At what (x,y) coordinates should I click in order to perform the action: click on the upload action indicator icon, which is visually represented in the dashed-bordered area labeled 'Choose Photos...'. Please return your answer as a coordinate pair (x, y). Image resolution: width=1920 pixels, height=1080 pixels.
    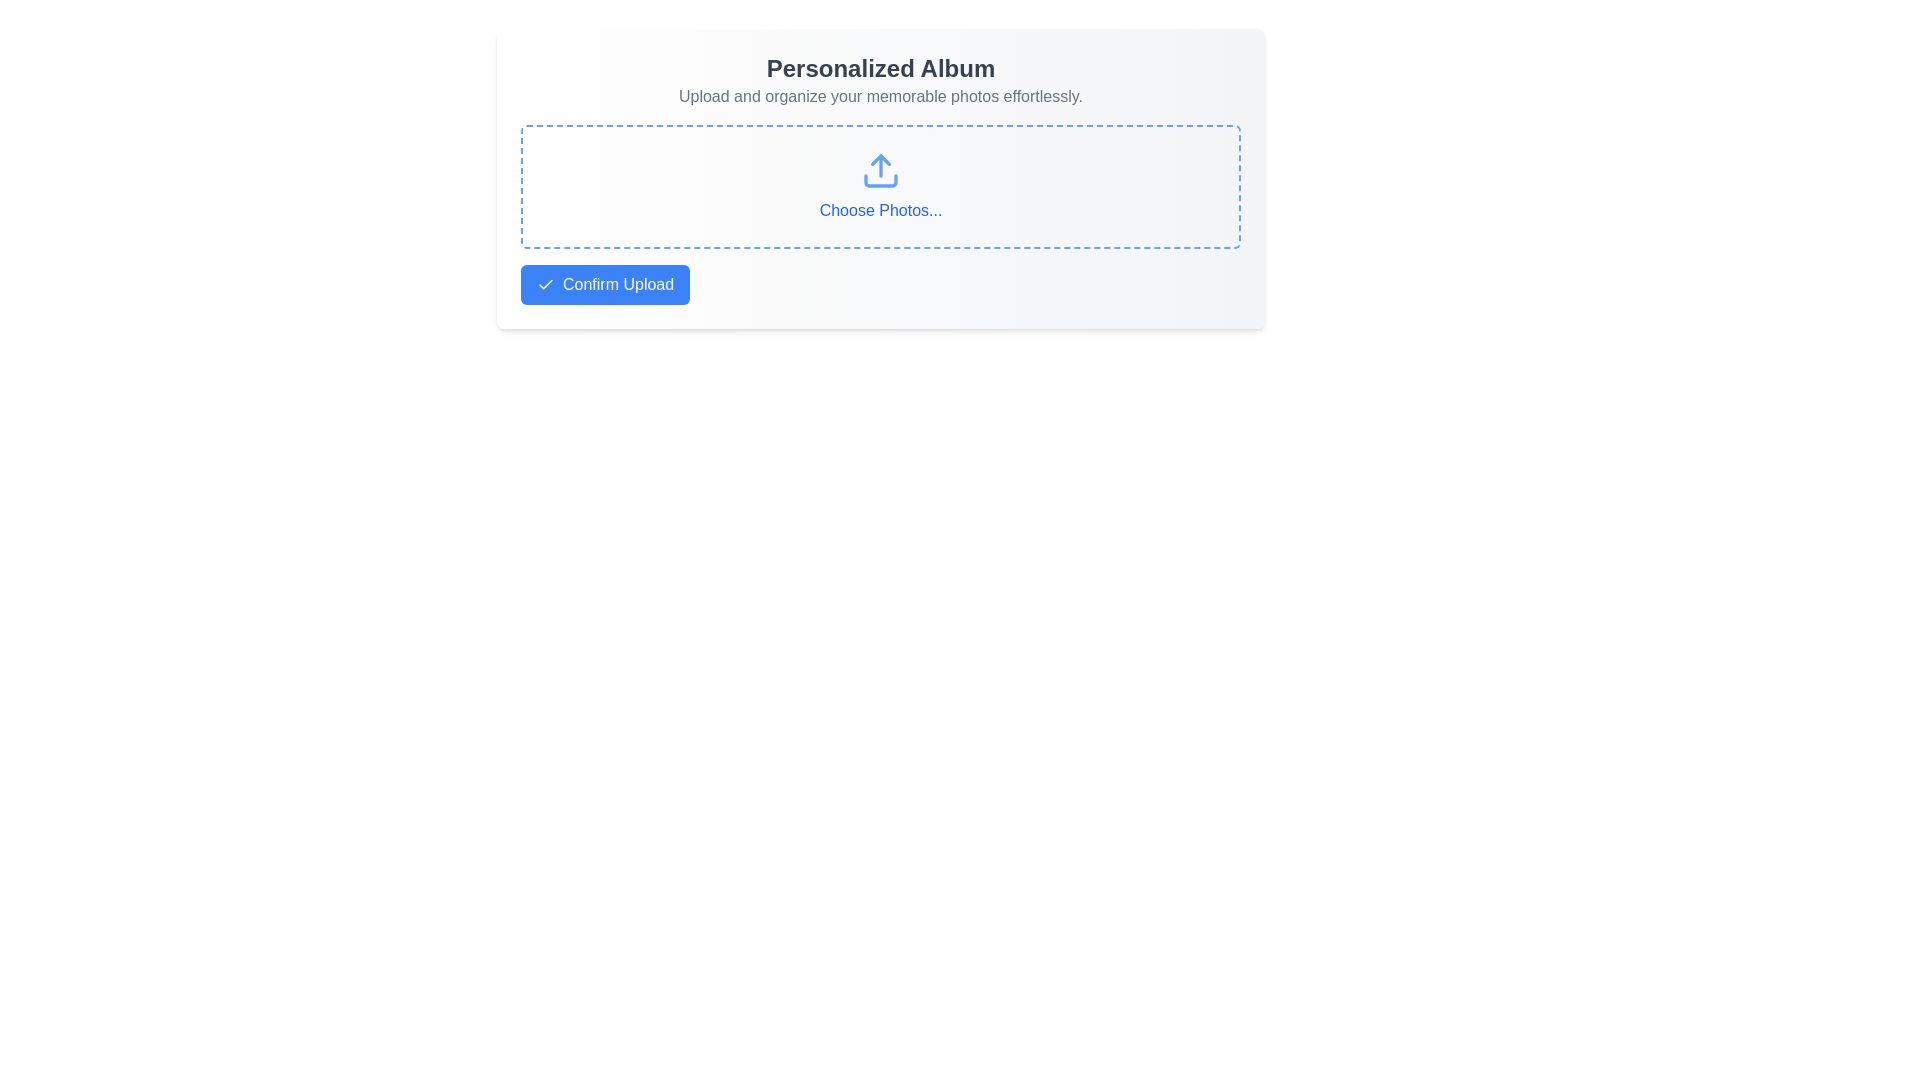
    Looking at the image, I should click on (880, 169).